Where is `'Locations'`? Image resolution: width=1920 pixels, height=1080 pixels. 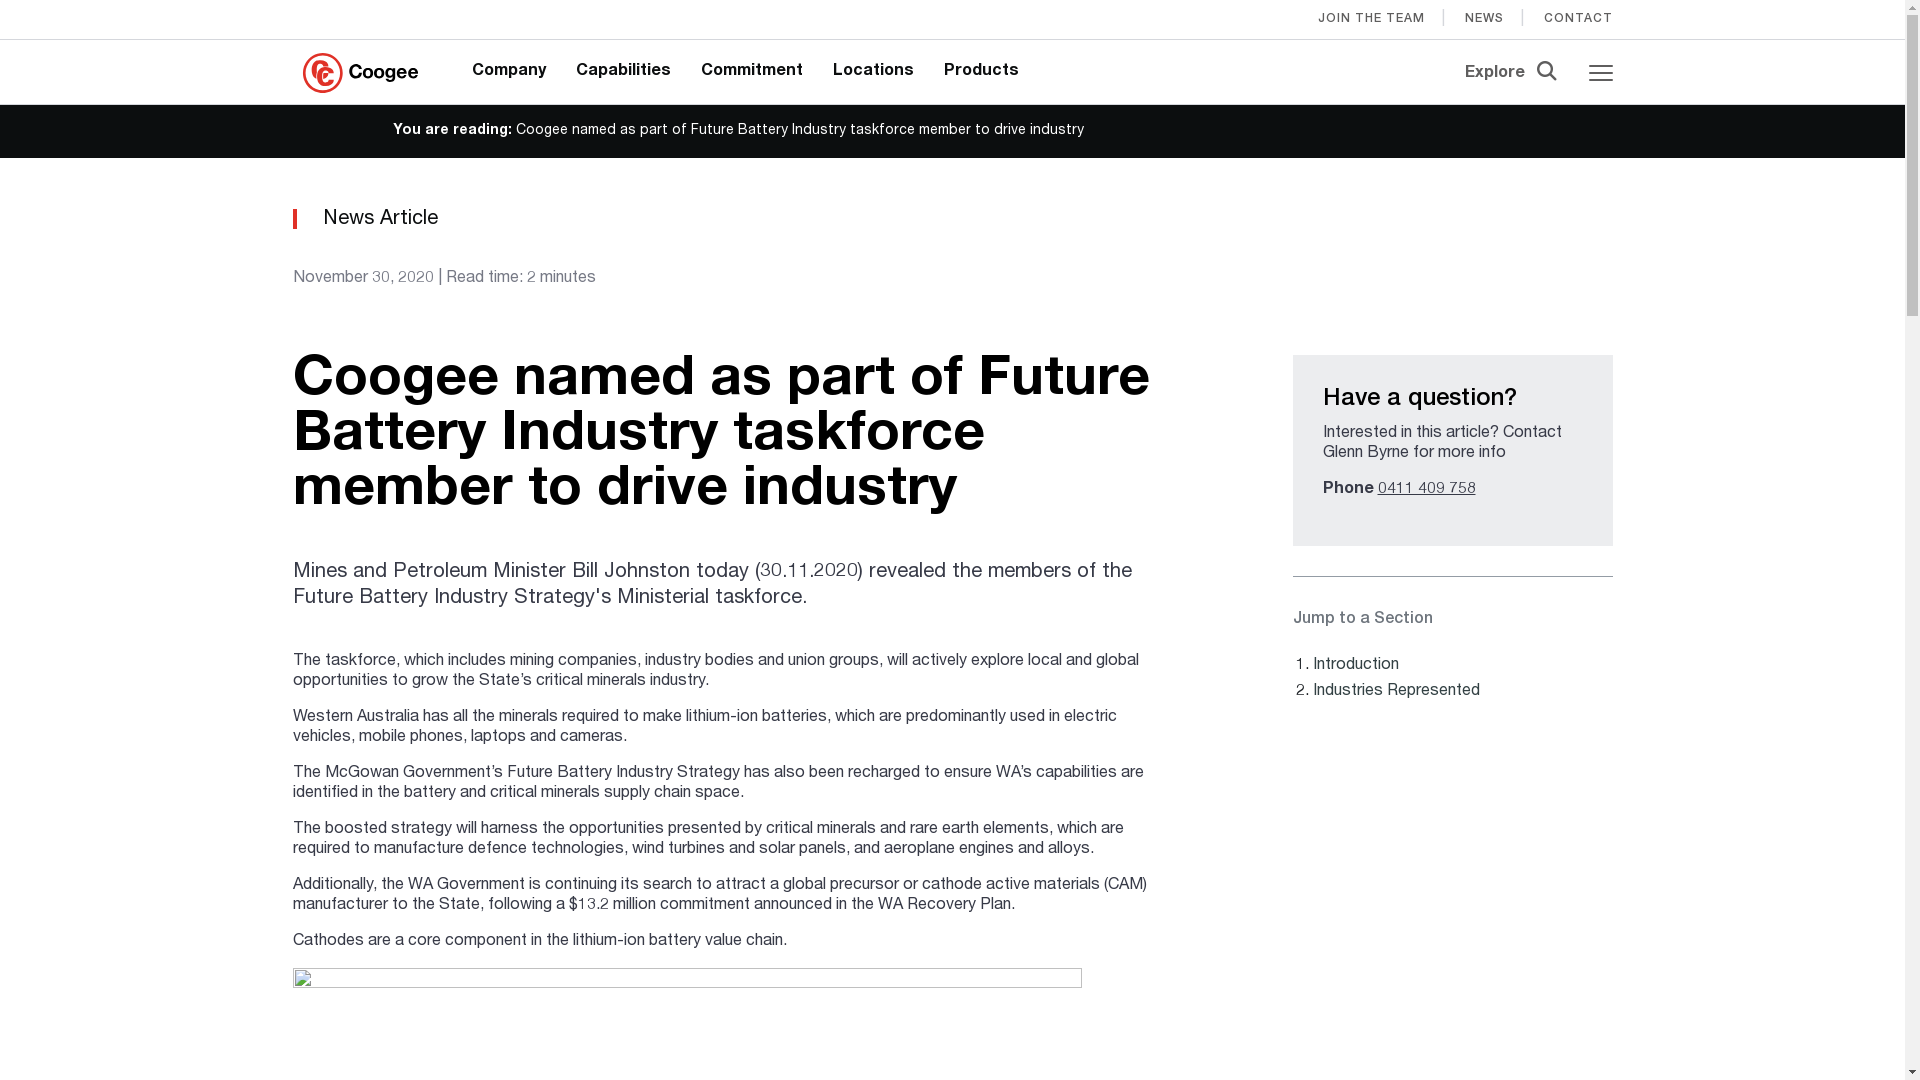
'Locations' is located at coordinates (873, 71).